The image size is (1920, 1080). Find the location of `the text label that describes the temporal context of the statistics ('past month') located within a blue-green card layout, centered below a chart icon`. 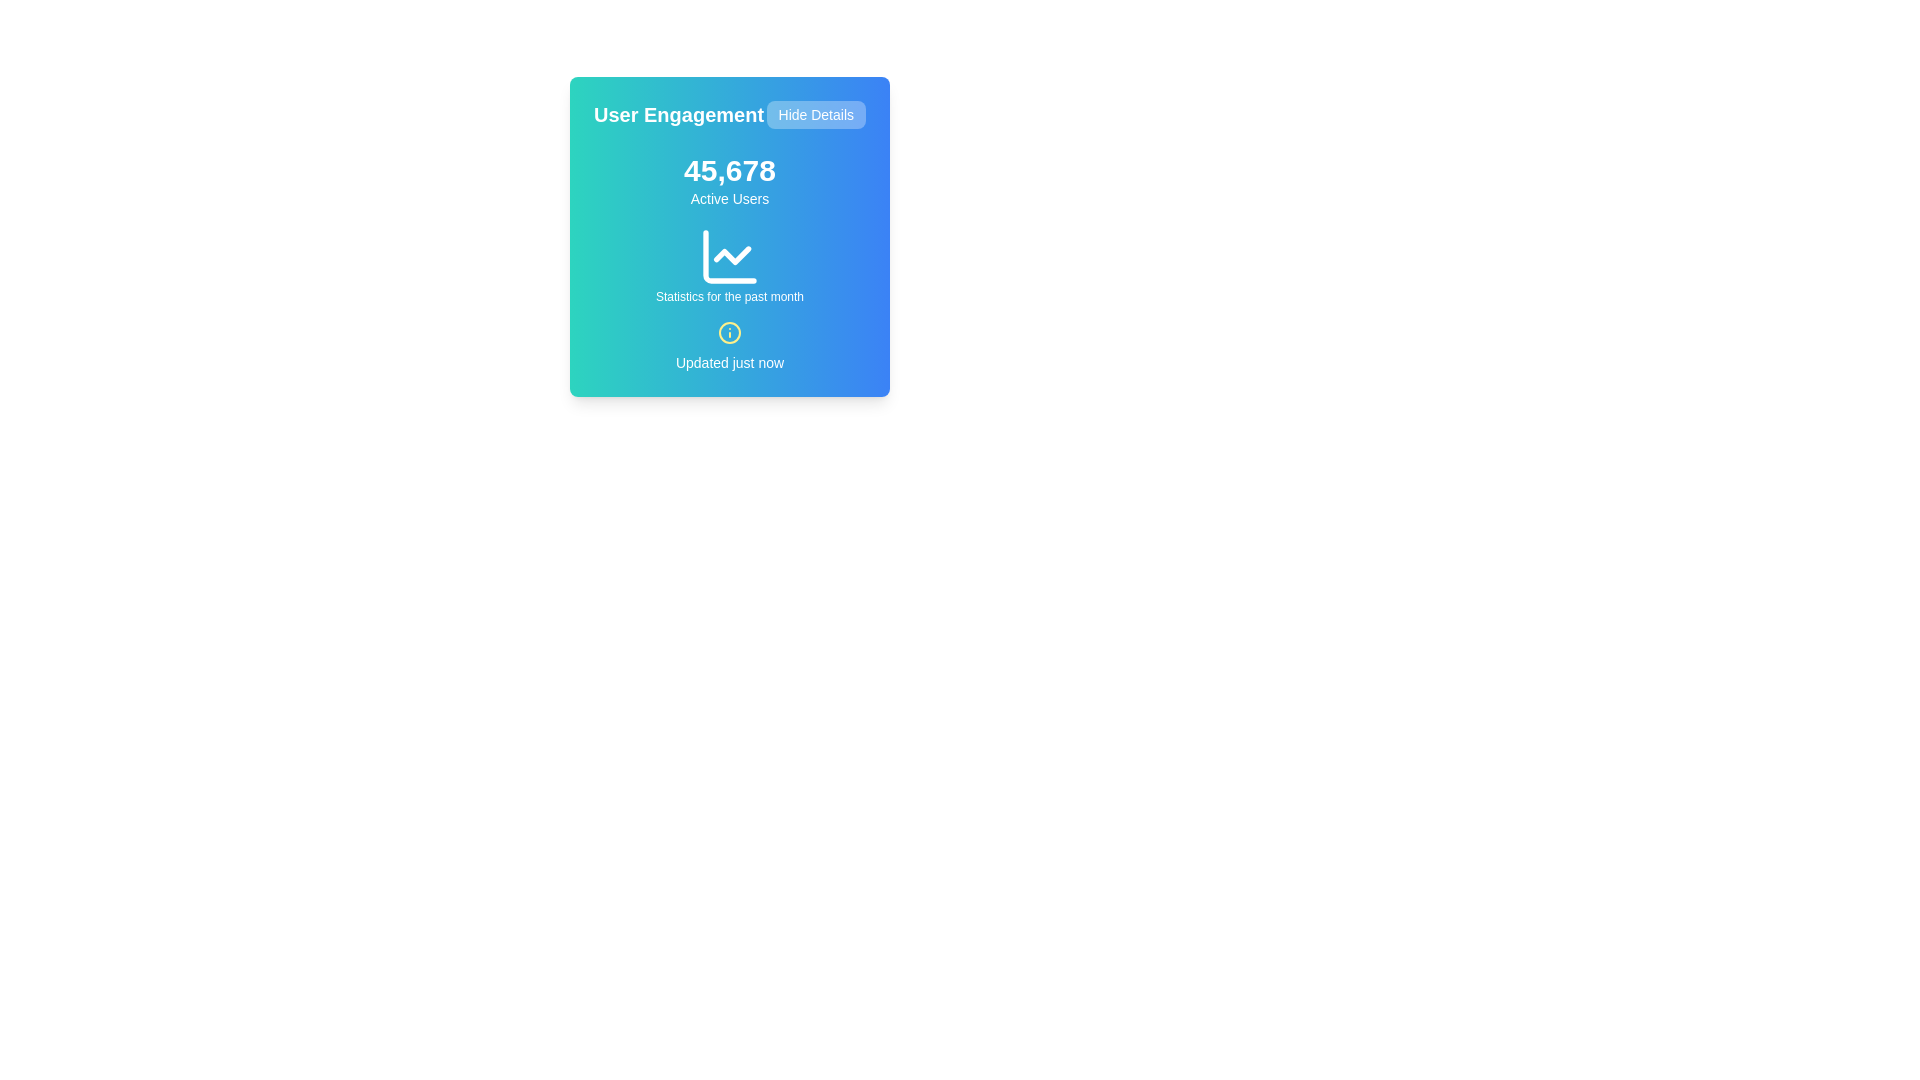

the text label that describes the temporal context of the statistics ('past month') located within a blue-green card layout, centered below a chart icon is located at coordinates (728, 297).